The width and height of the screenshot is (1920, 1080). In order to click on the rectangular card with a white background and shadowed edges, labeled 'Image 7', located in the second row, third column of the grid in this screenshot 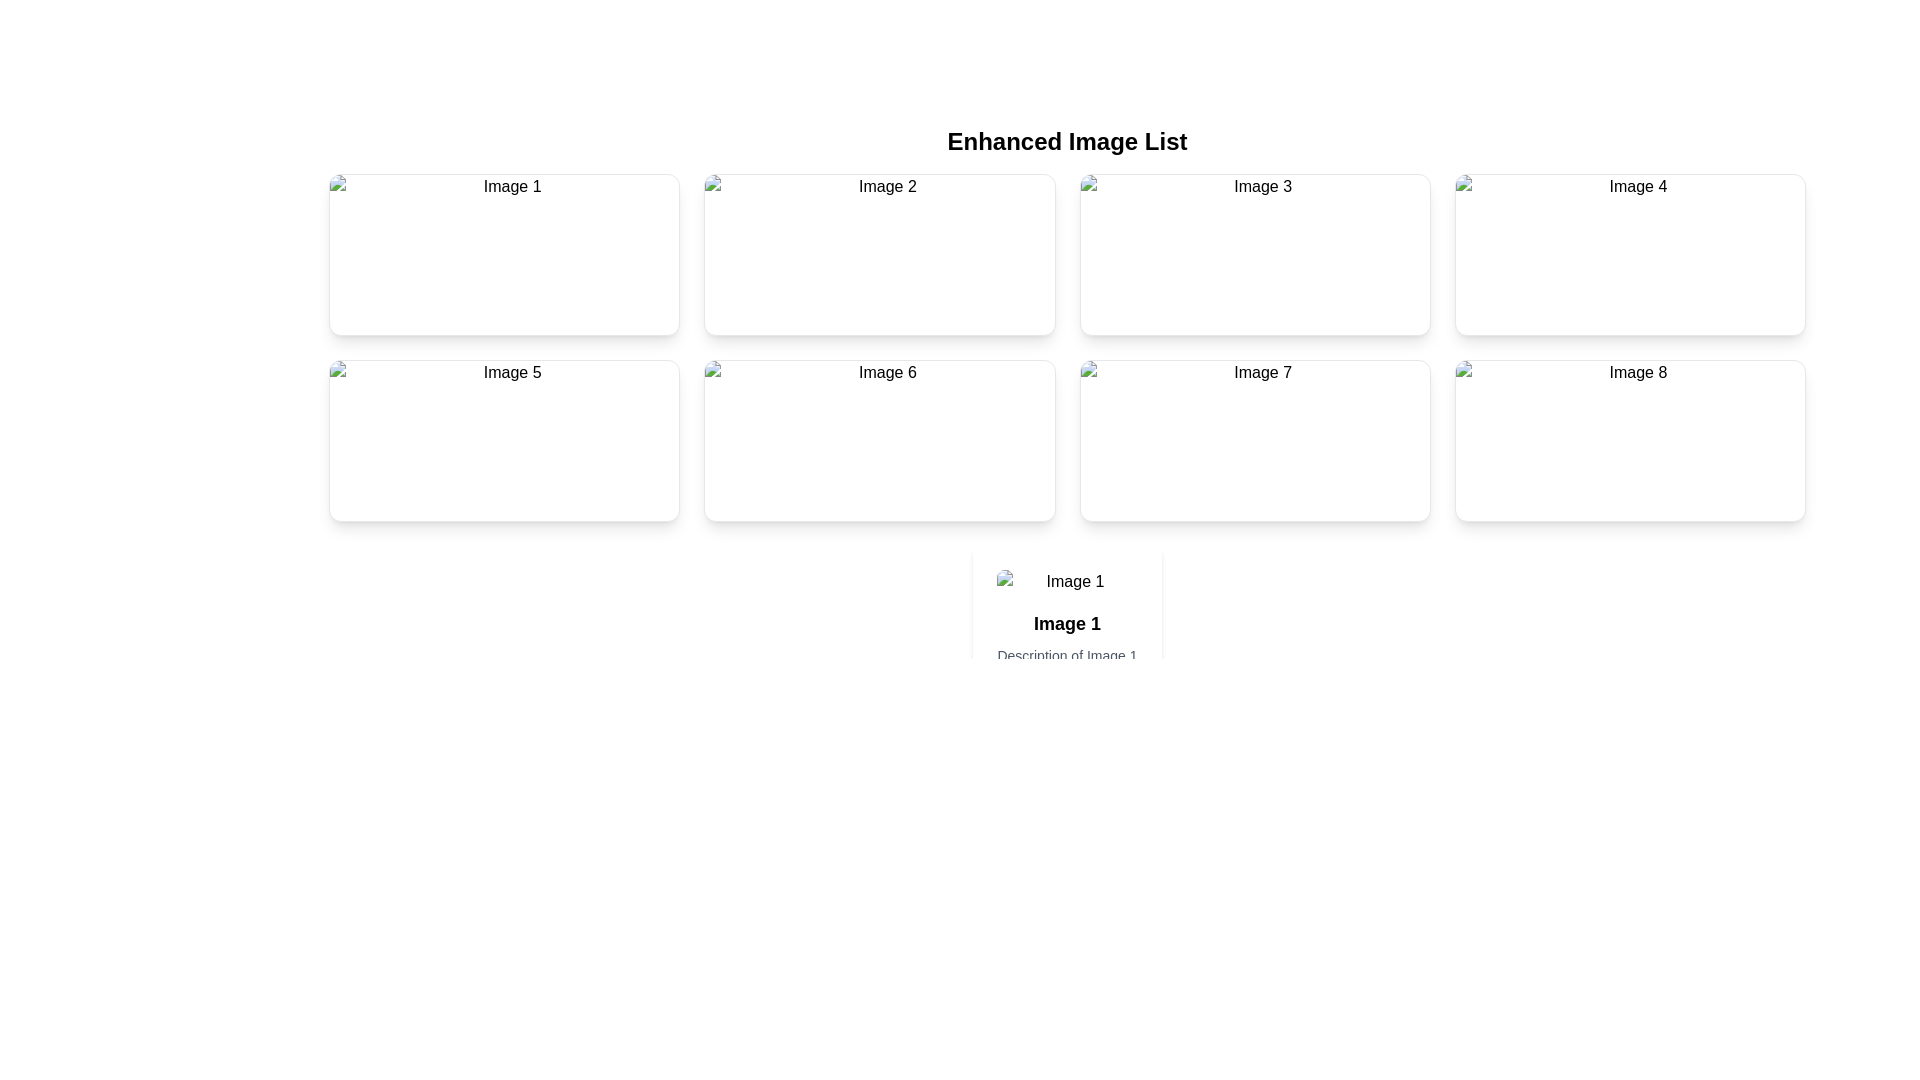, I will do `click(1254, 439)`.